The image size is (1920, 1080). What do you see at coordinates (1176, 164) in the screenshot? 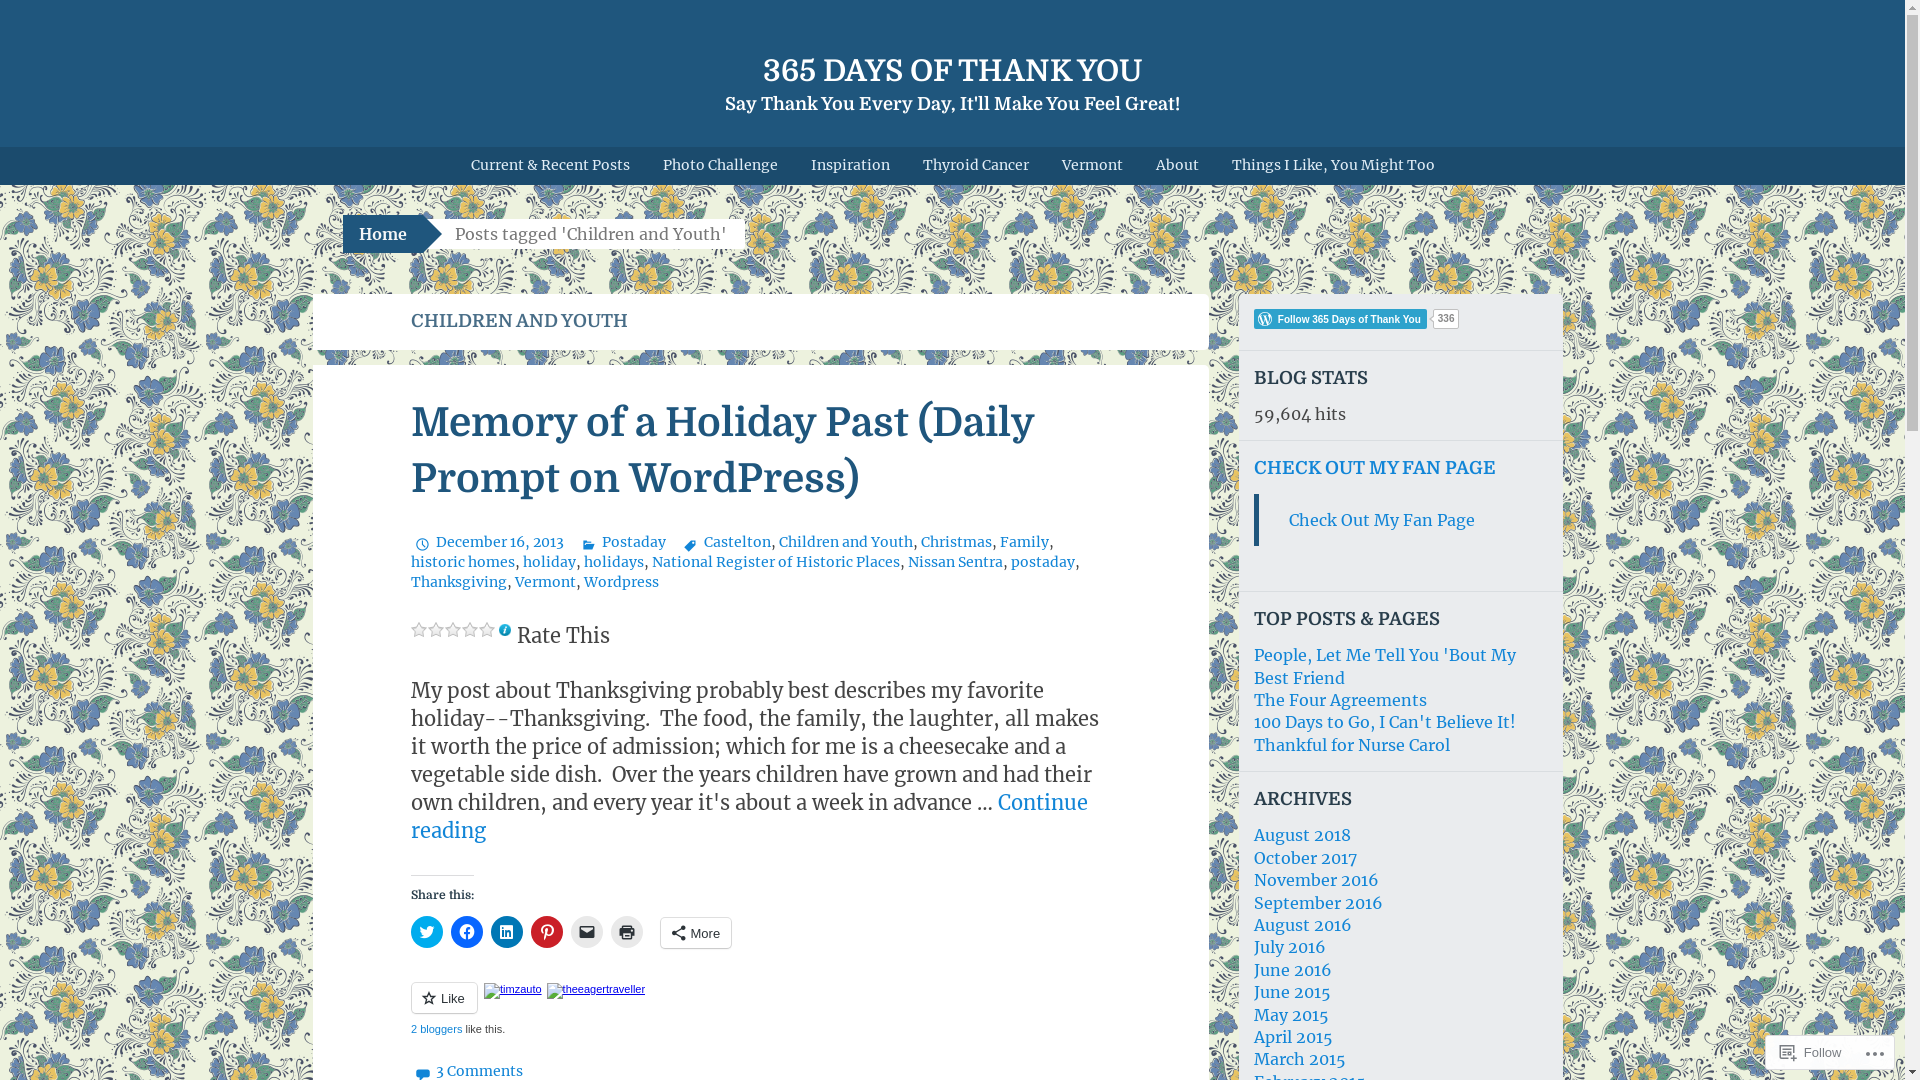
I see `'About'` at bounding box center [1176, 164].